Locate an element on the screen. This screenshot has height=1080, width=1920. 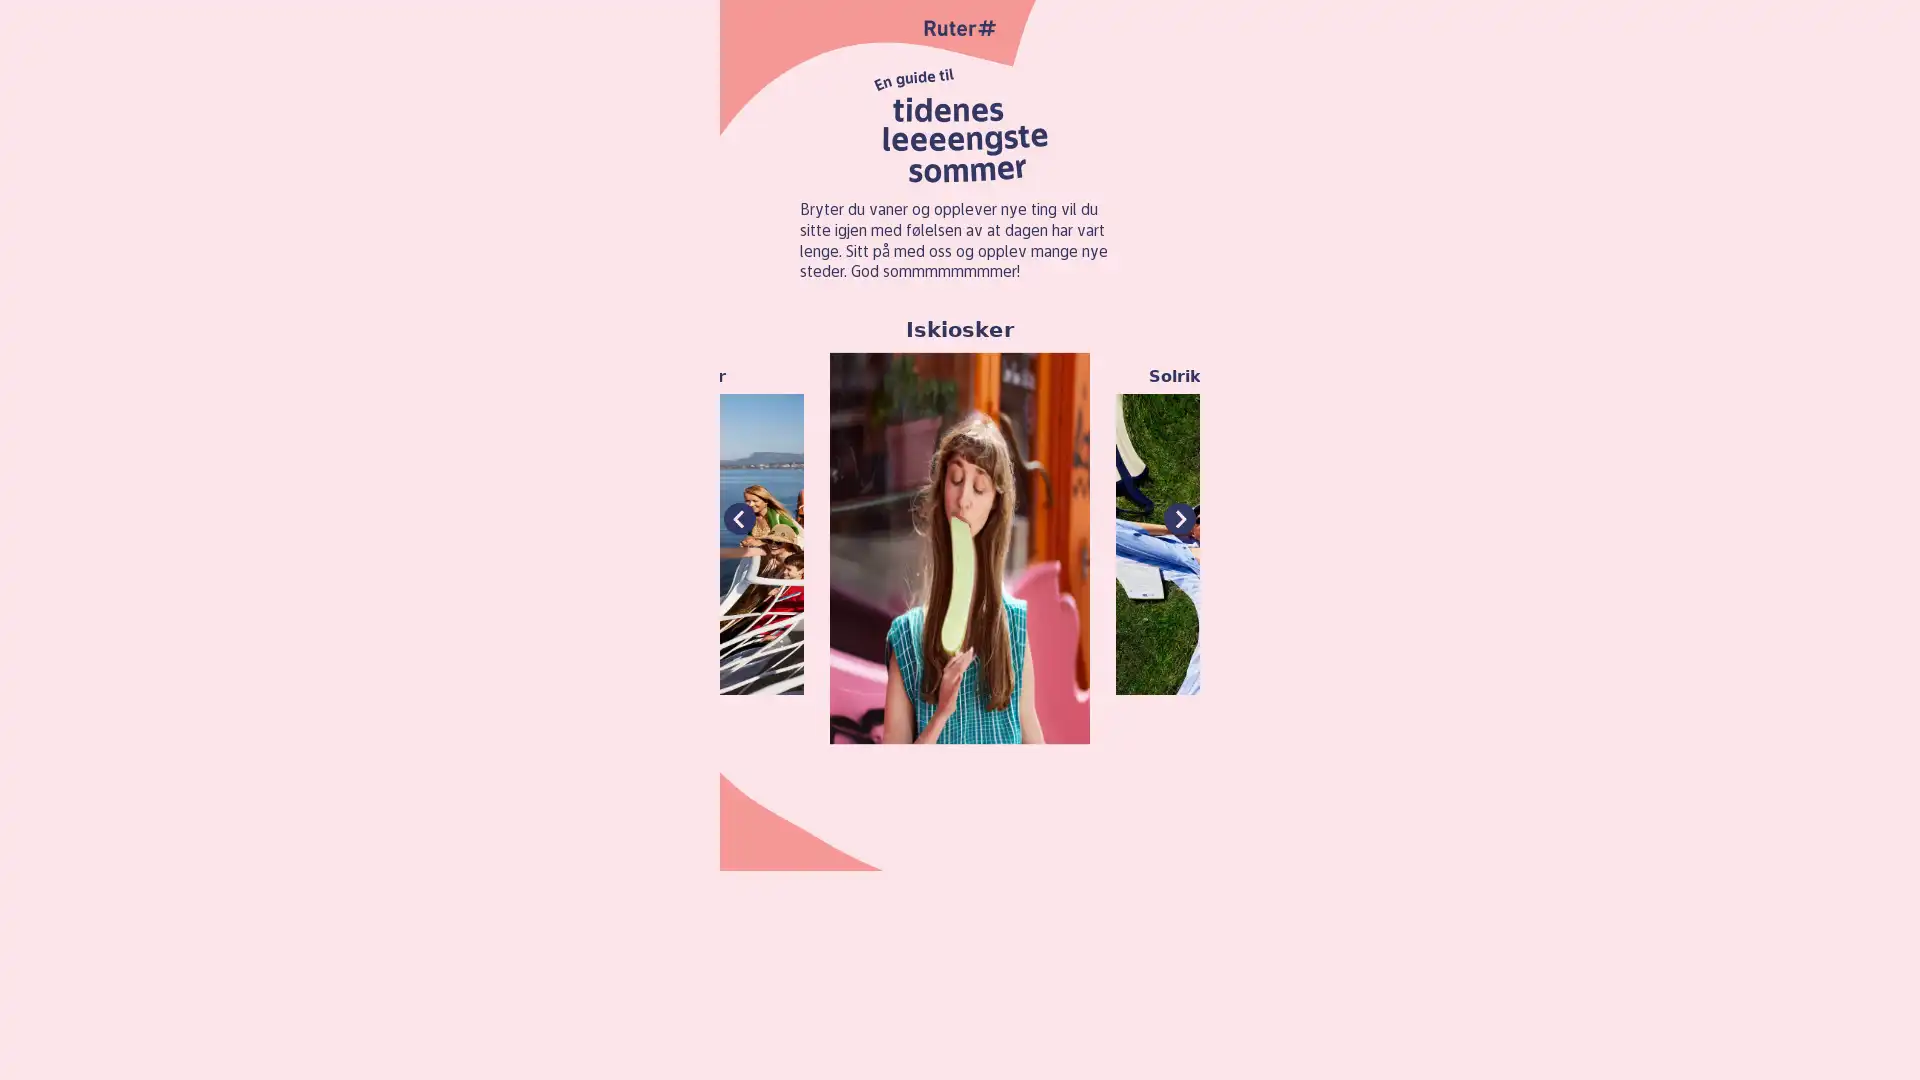
Stupetarn is located at coordinates (1471, 530).